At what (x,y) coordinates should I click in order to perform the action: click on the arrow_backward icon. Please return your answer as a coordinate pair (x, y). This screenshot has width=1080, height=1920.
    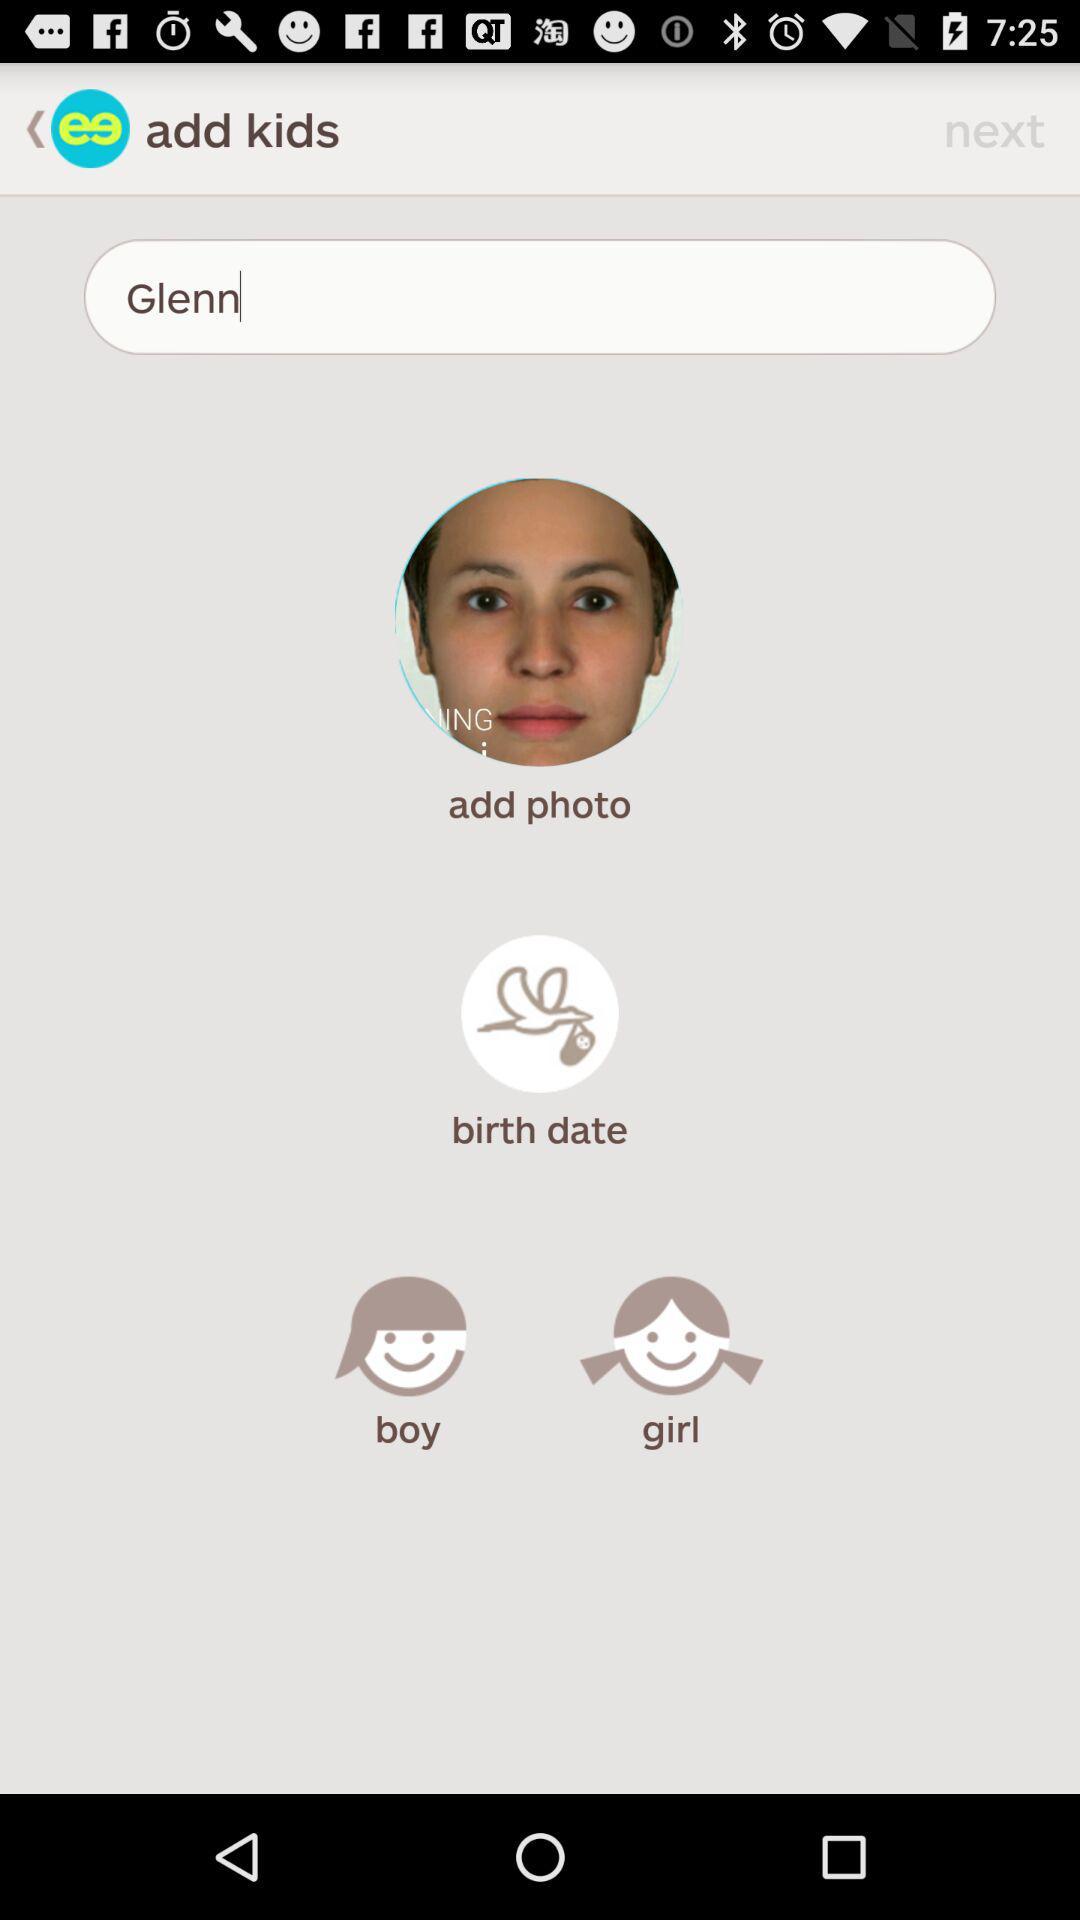
    Looking at the image, I should click on (25, 136).